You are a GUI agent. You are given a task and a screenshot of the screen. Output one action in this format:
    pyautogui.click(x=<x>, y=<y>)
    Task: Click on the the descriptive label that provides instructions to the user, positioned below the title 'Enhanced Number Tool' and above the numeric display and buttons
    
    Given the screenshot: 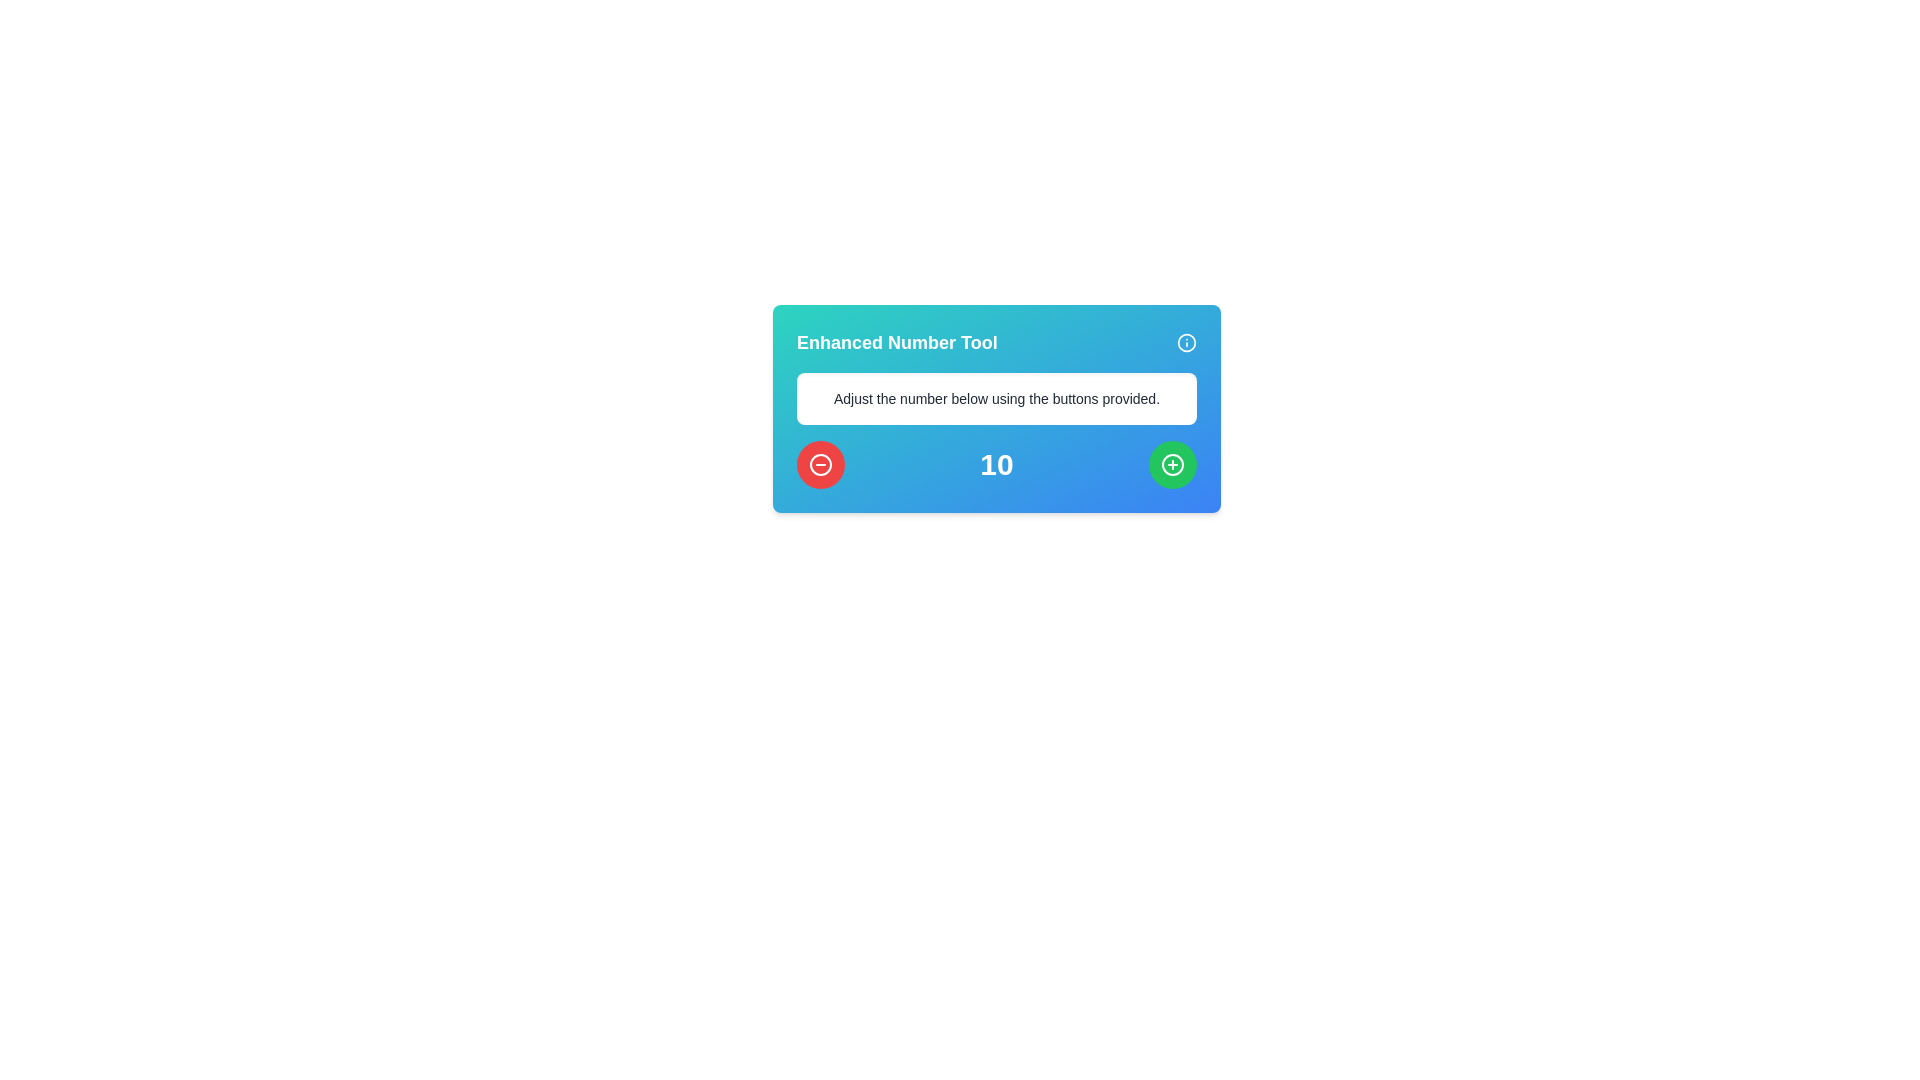 What is the action you would take?
    pyautogui.click(x=997, y=398)
    